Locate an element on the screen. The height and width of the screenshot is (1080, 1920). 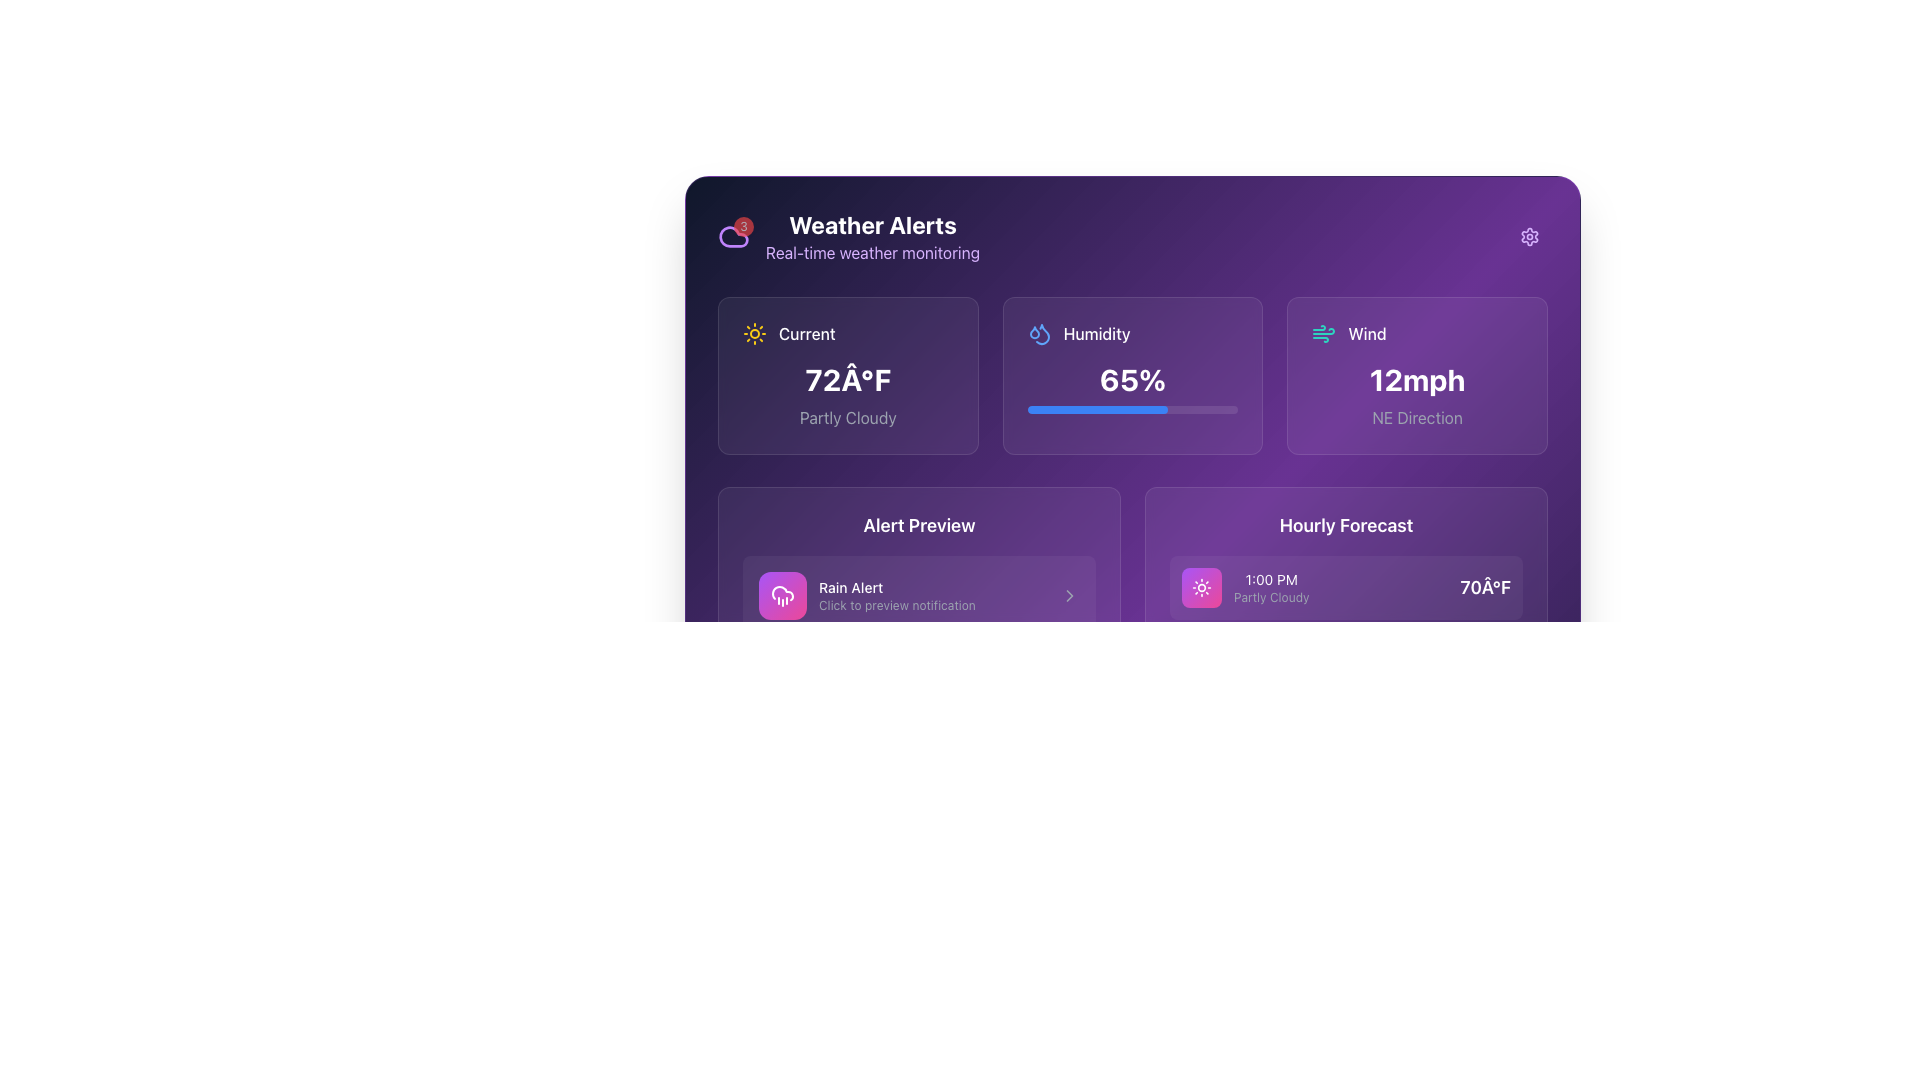
the UI element that provides the weather condition descriptor 'Partly Cloudy', located beneath '1:00 PM' in the 'Hourly Forecast' card is located at coordinates (1270, 596).